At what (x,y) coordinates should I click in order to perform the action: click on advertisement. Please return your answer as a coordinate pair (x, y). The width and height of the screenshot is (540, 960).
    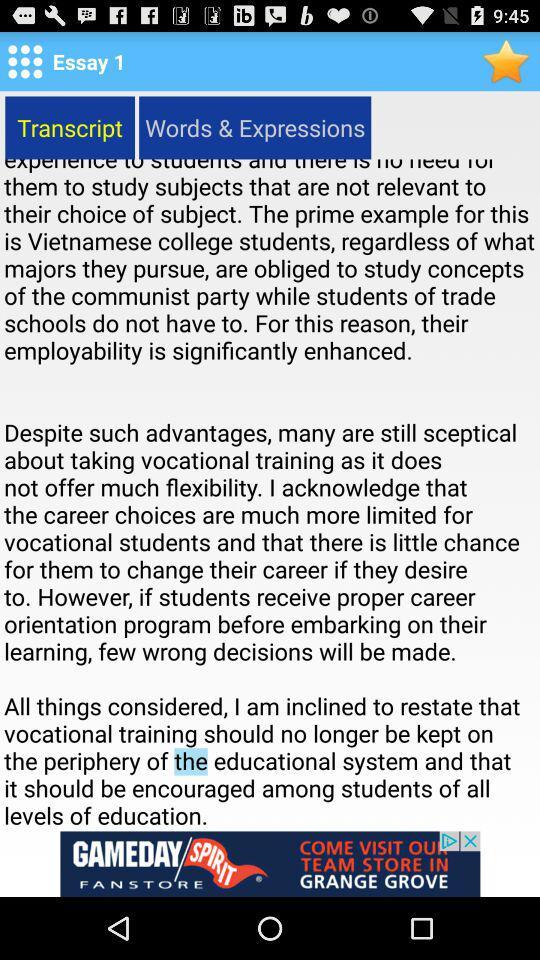
    Looking at the image, I should click on (270, 863).